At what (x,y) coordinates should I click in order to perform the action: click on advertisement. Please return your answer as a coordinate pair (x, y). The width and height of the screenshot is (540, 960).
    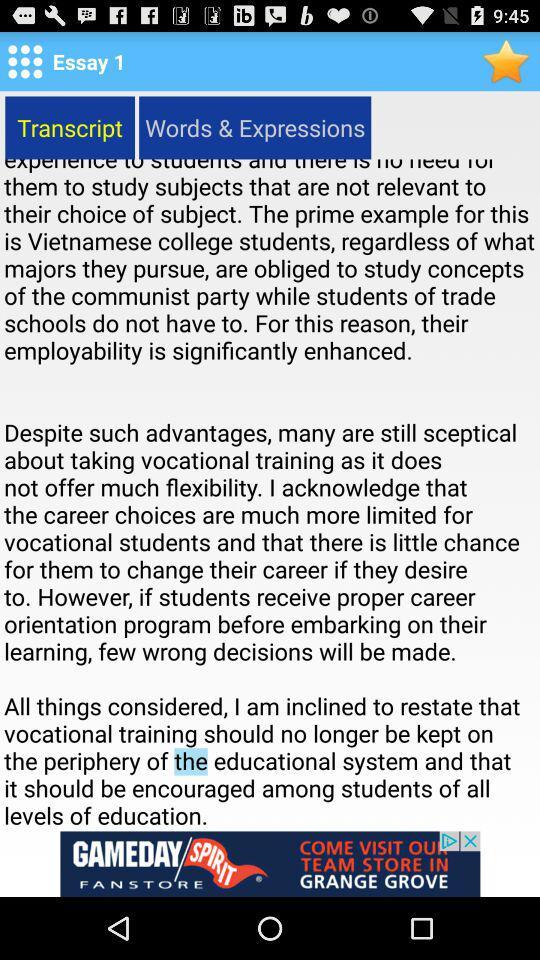
    Looking at the image, I should click on (270, 863).